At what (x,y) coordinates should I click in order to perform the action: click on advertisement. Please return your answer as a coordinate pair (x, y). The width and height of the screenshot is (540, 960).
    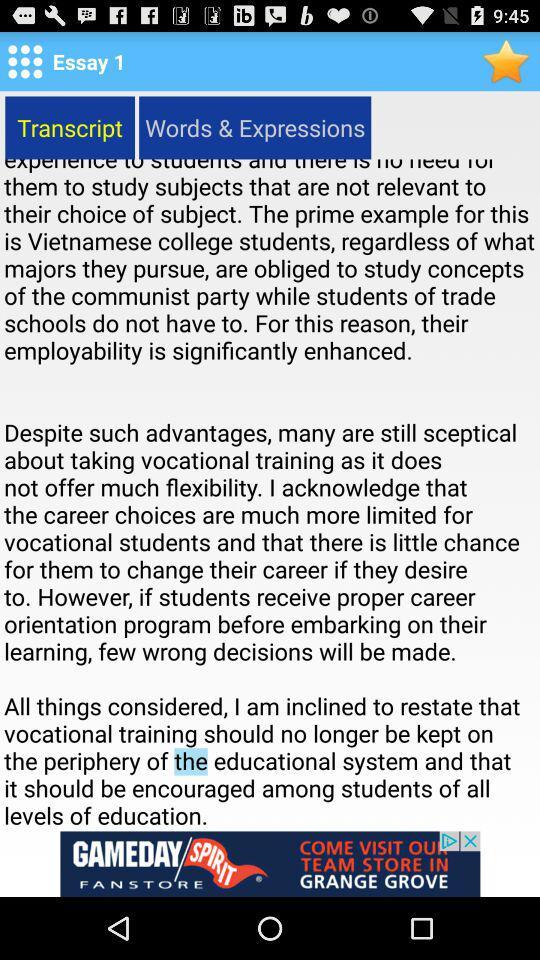
    Looking at the image, I should click on (270, 863).